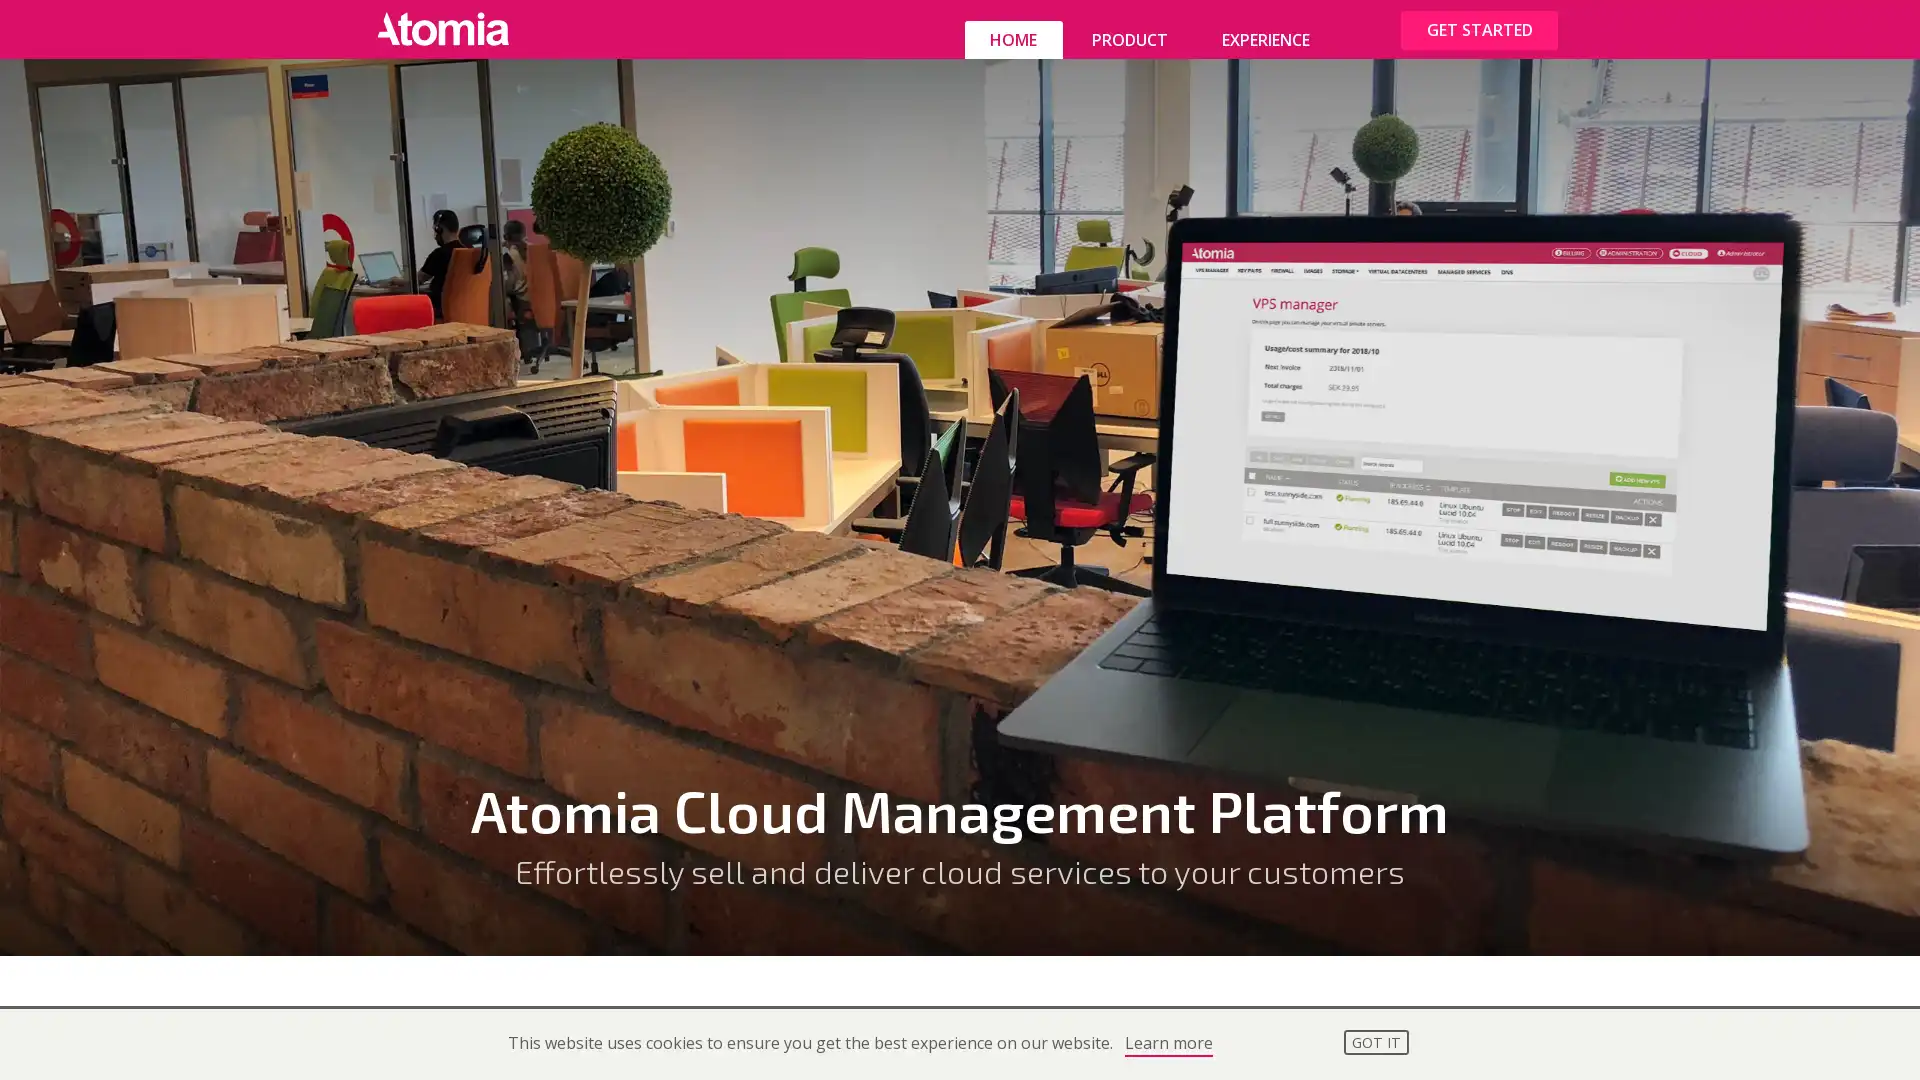 The height and width of the screenshot is (1080, 1920). What do you see at coordinates (1167, 1043) in the screenshot?
I see `learn more about cookies` at bounding box center [1167, 1043].